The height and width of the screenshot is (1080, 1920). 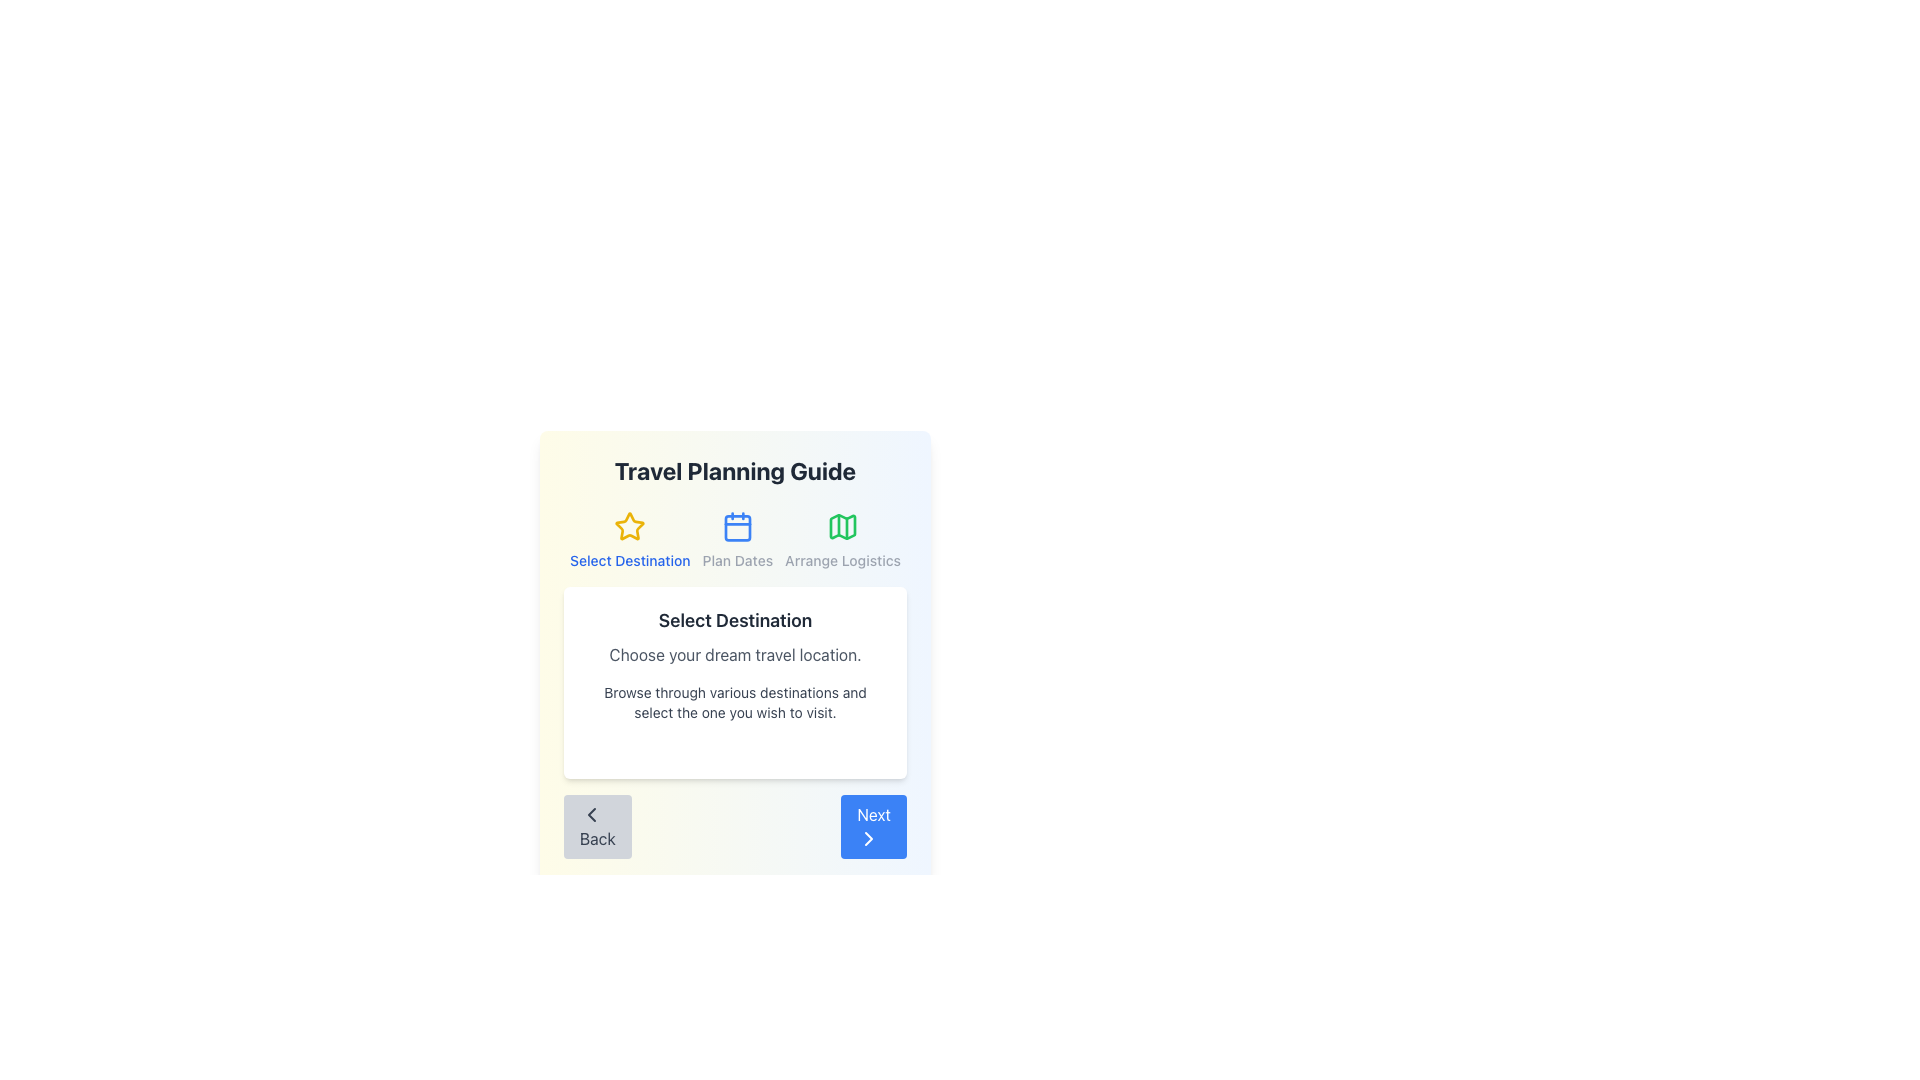 What do you see at coordinates (734, 540) in the screenshot?
I see `the 'Plan Dates' block in the Navigation bar` at bounding box center [734, 540].